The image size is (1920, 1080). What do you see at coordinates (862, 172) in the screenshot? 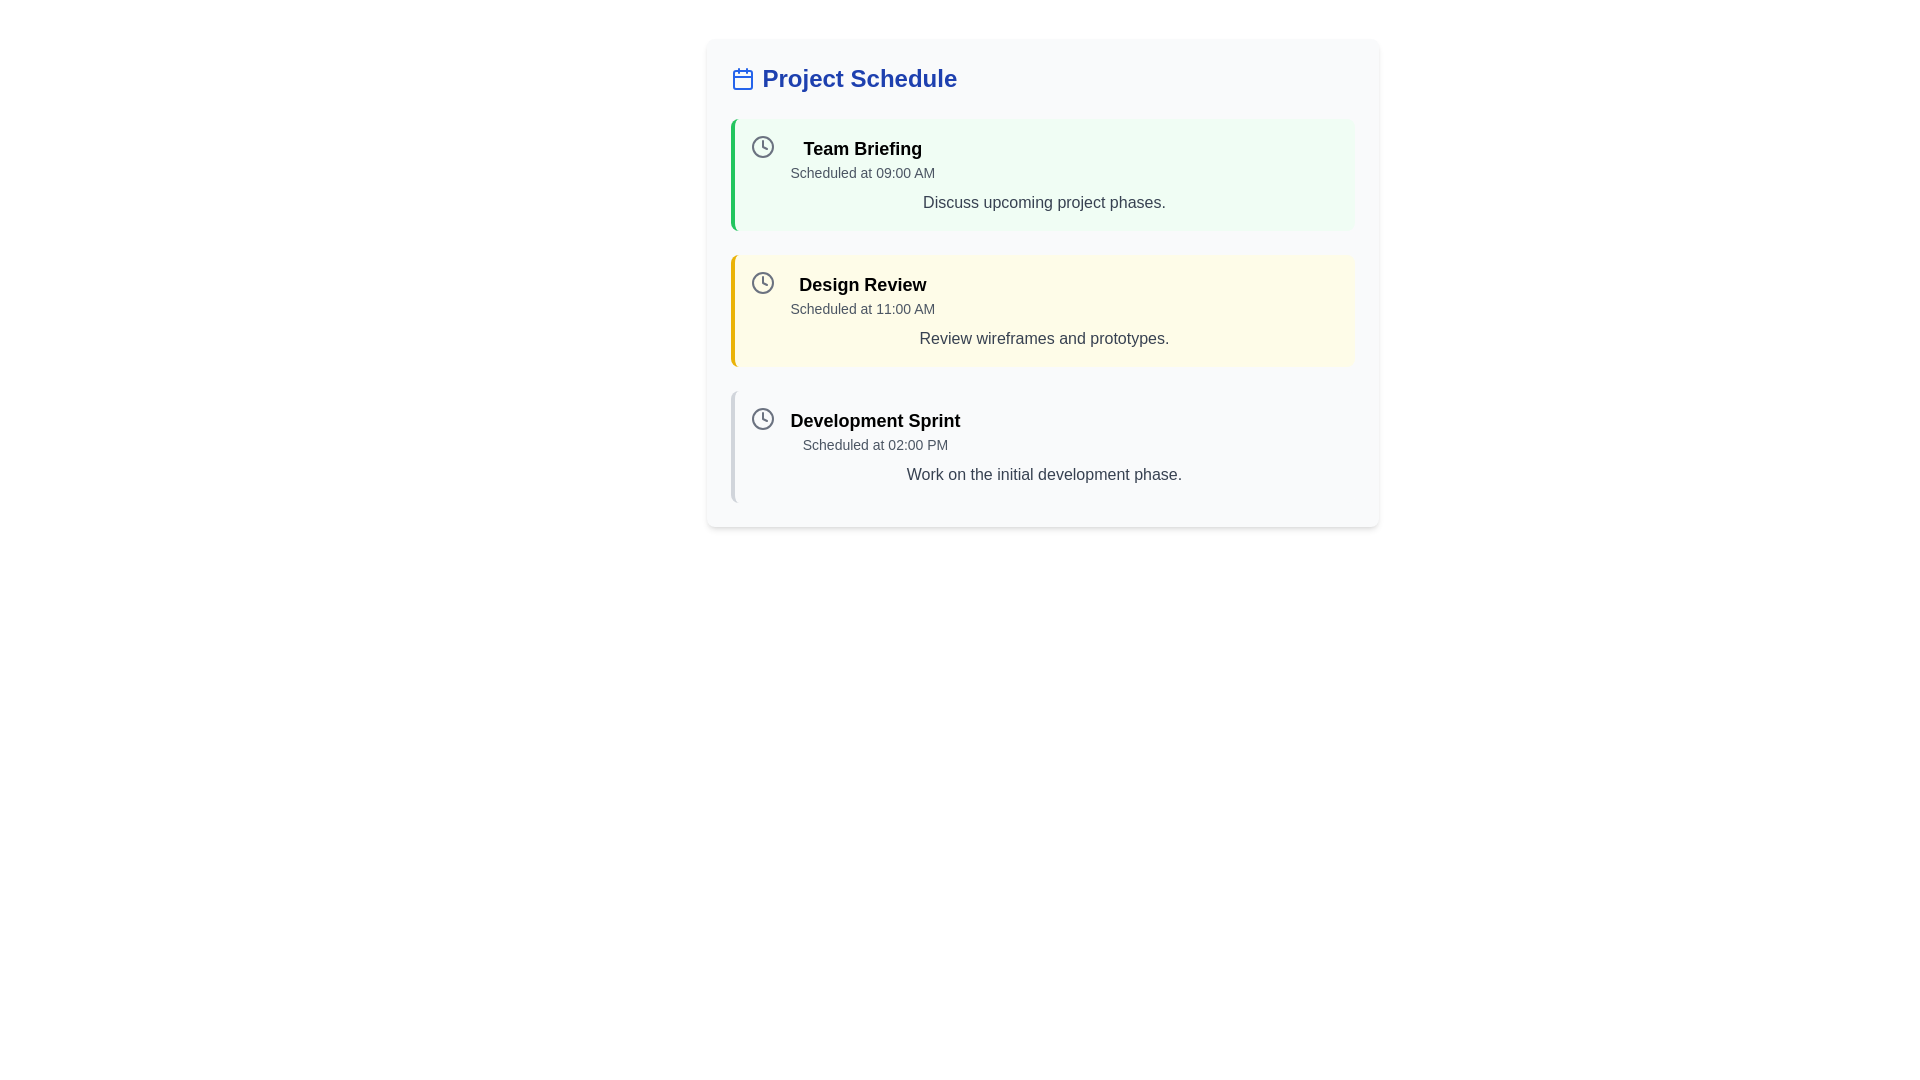
I see `the static text label displaying 'Scheduled at 09:00 AM', which is positioned below 'Team Briefing' in the 'Project Schedule' card` at bounding box center [862, 172].